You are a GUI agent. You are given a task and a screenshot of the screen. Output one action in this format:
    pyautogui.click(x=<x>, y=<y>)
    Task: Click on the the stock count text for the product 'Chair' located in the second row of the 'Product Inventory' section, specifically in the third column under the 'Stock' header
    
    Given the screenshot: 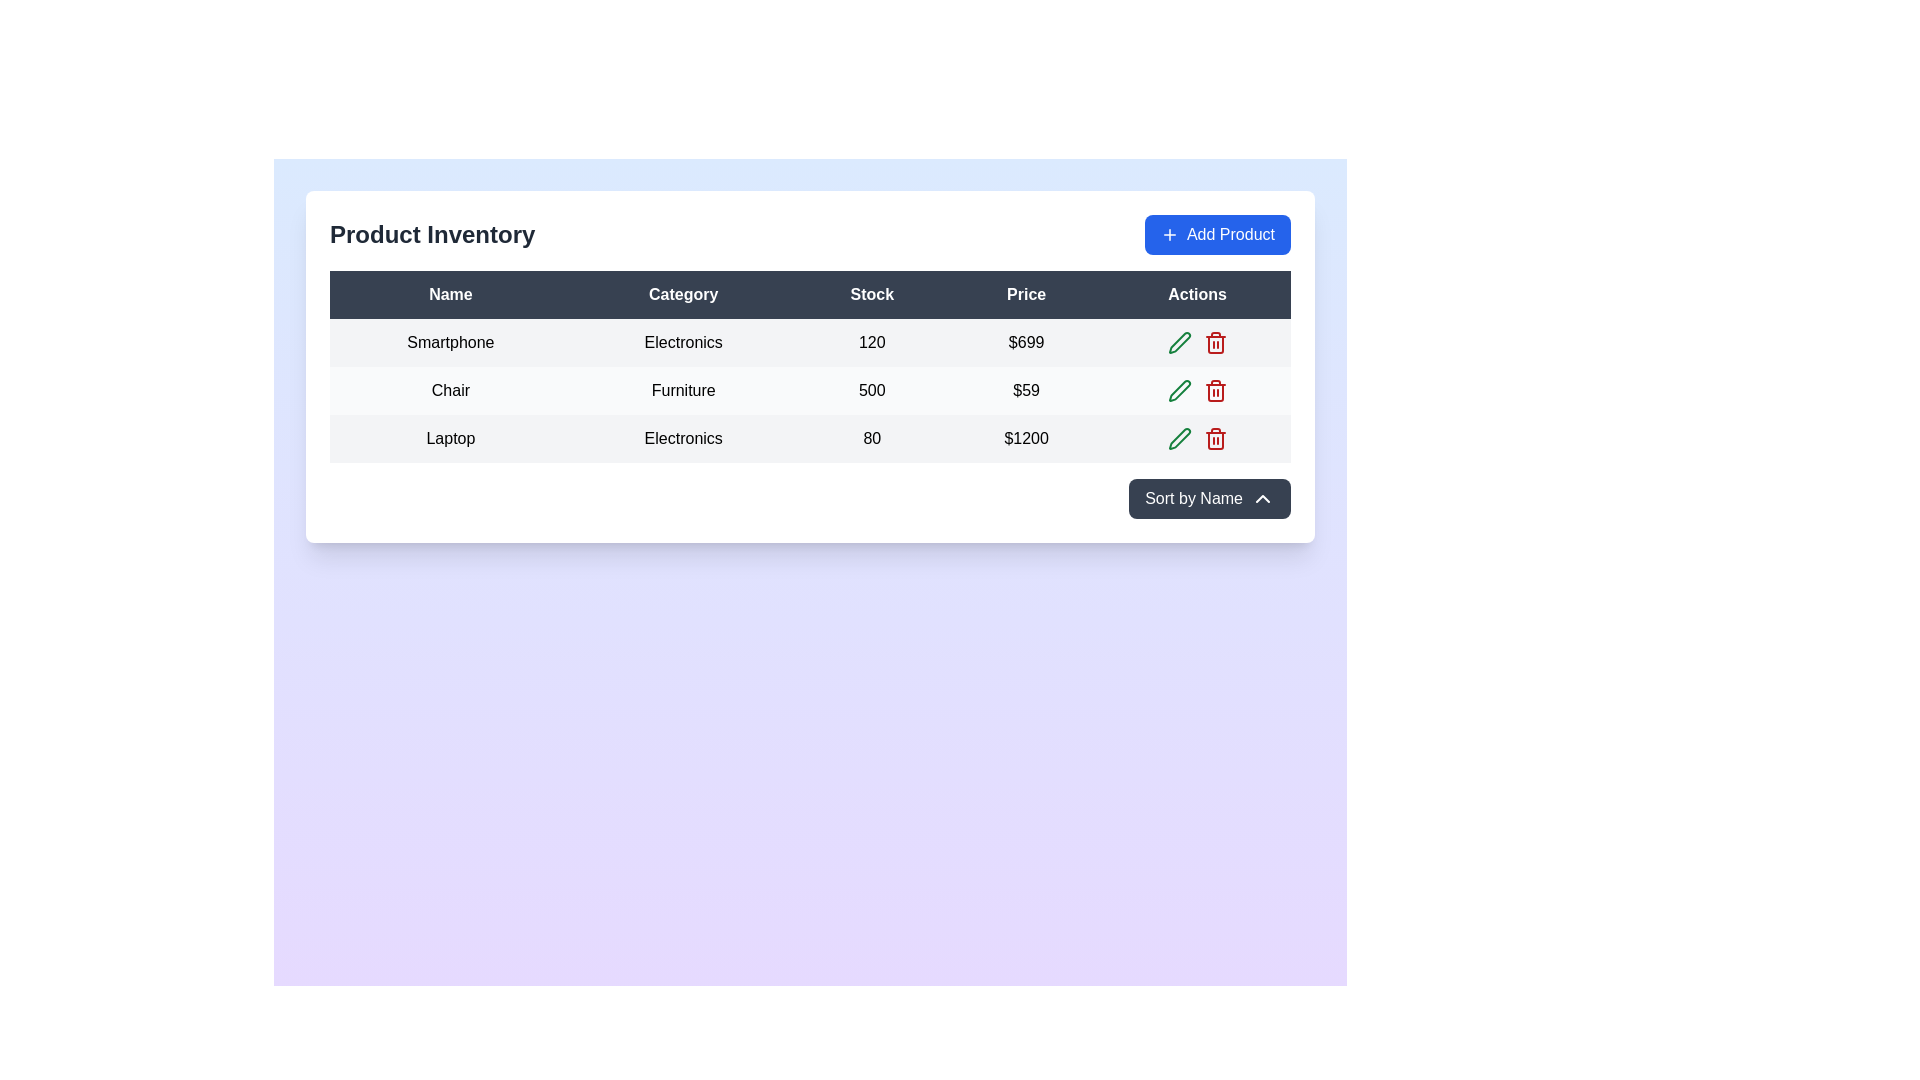 What is the action you would take?
    pyautogui.click(x=872, y=390)
    